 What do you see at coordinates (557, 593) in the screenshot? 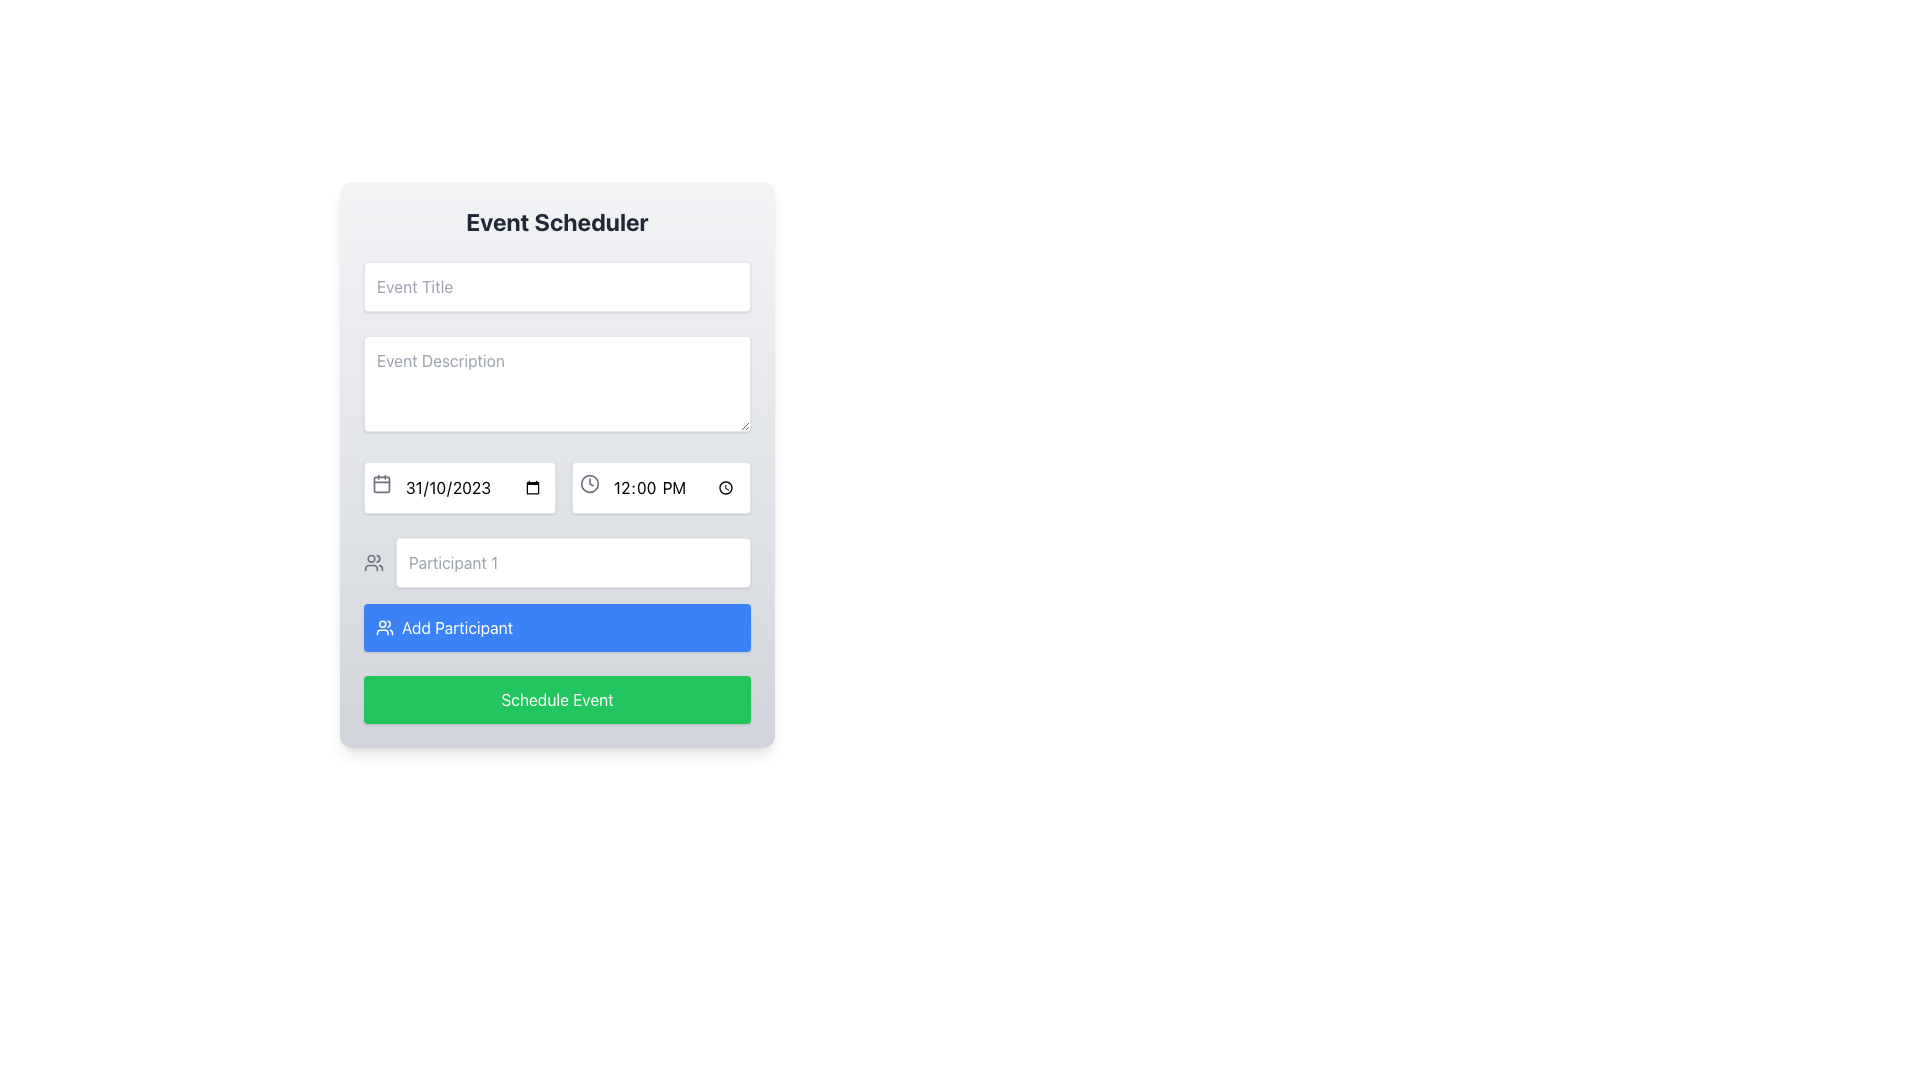
I see `the 'Add Participant' button located centrally within the 'Event Scheduler' panel, below the 'Event Description' and date-time selection fields` at bounding box center [557, 593].